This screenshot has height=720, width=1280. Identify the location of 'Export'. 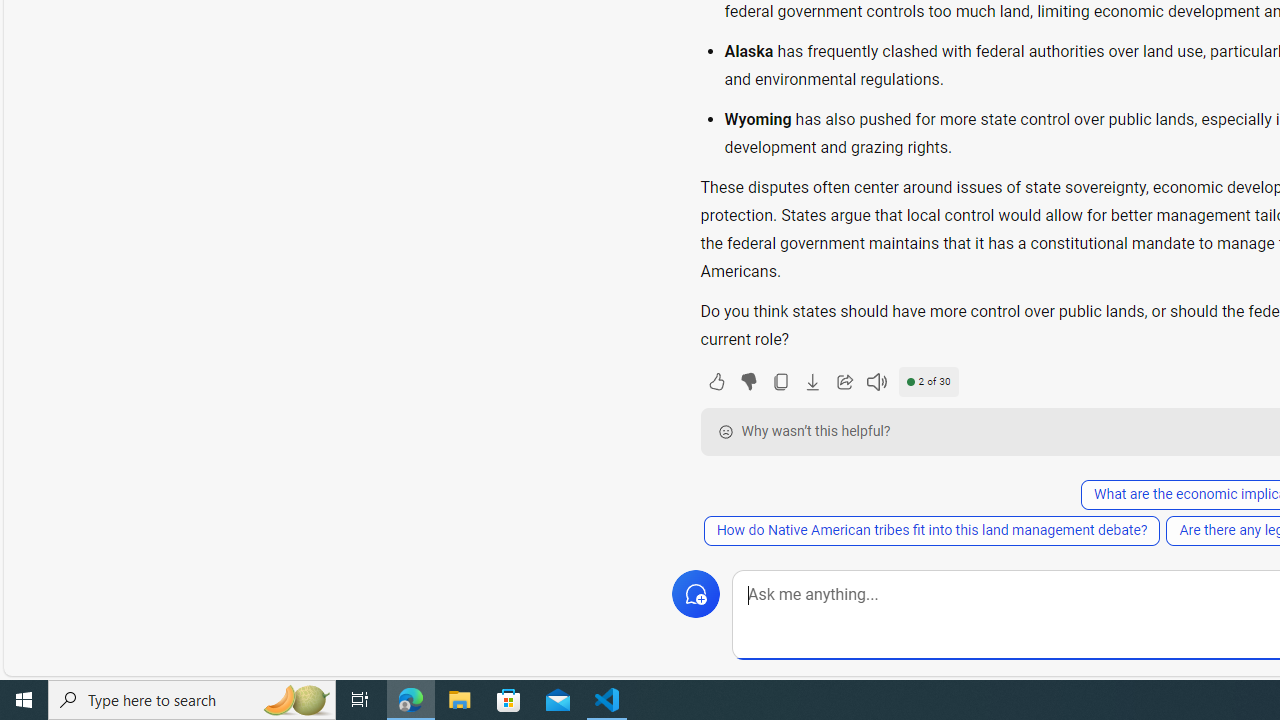
(812, 381).